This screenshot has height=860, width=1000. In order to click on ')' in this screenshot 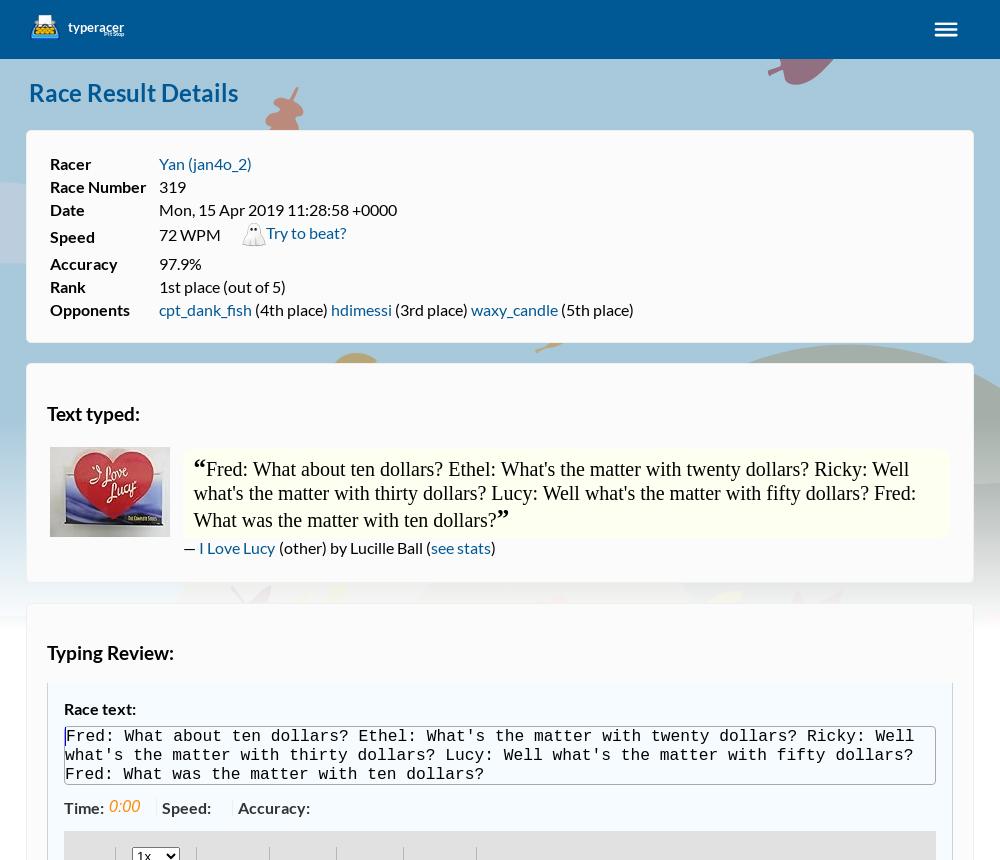, I will do `click(492, 546)`.